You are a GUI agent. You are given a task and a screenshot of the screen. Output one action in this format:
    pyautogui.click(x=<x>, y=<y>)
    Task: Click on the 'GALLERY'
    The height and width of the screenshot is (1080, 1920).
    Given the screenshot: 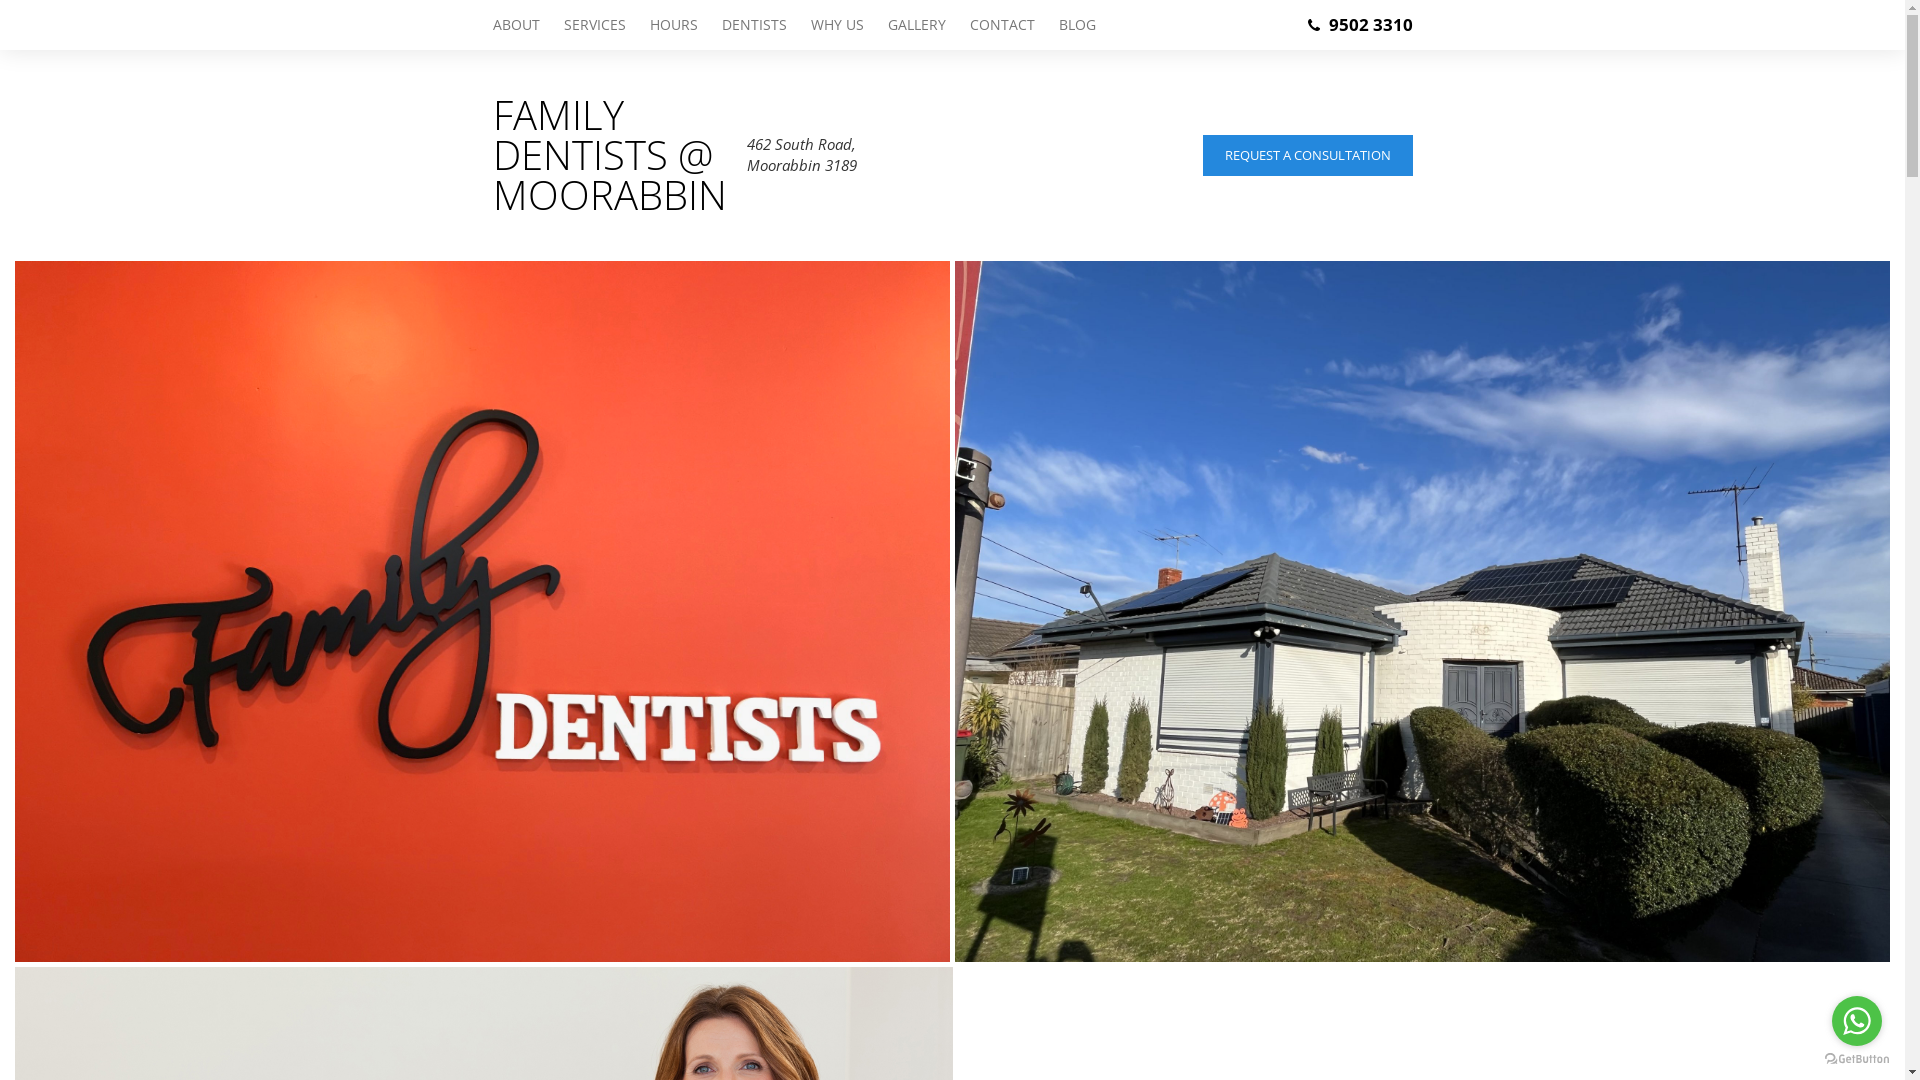 What is the action you would take?
    pyautogui.click(x=915, y=24)
    